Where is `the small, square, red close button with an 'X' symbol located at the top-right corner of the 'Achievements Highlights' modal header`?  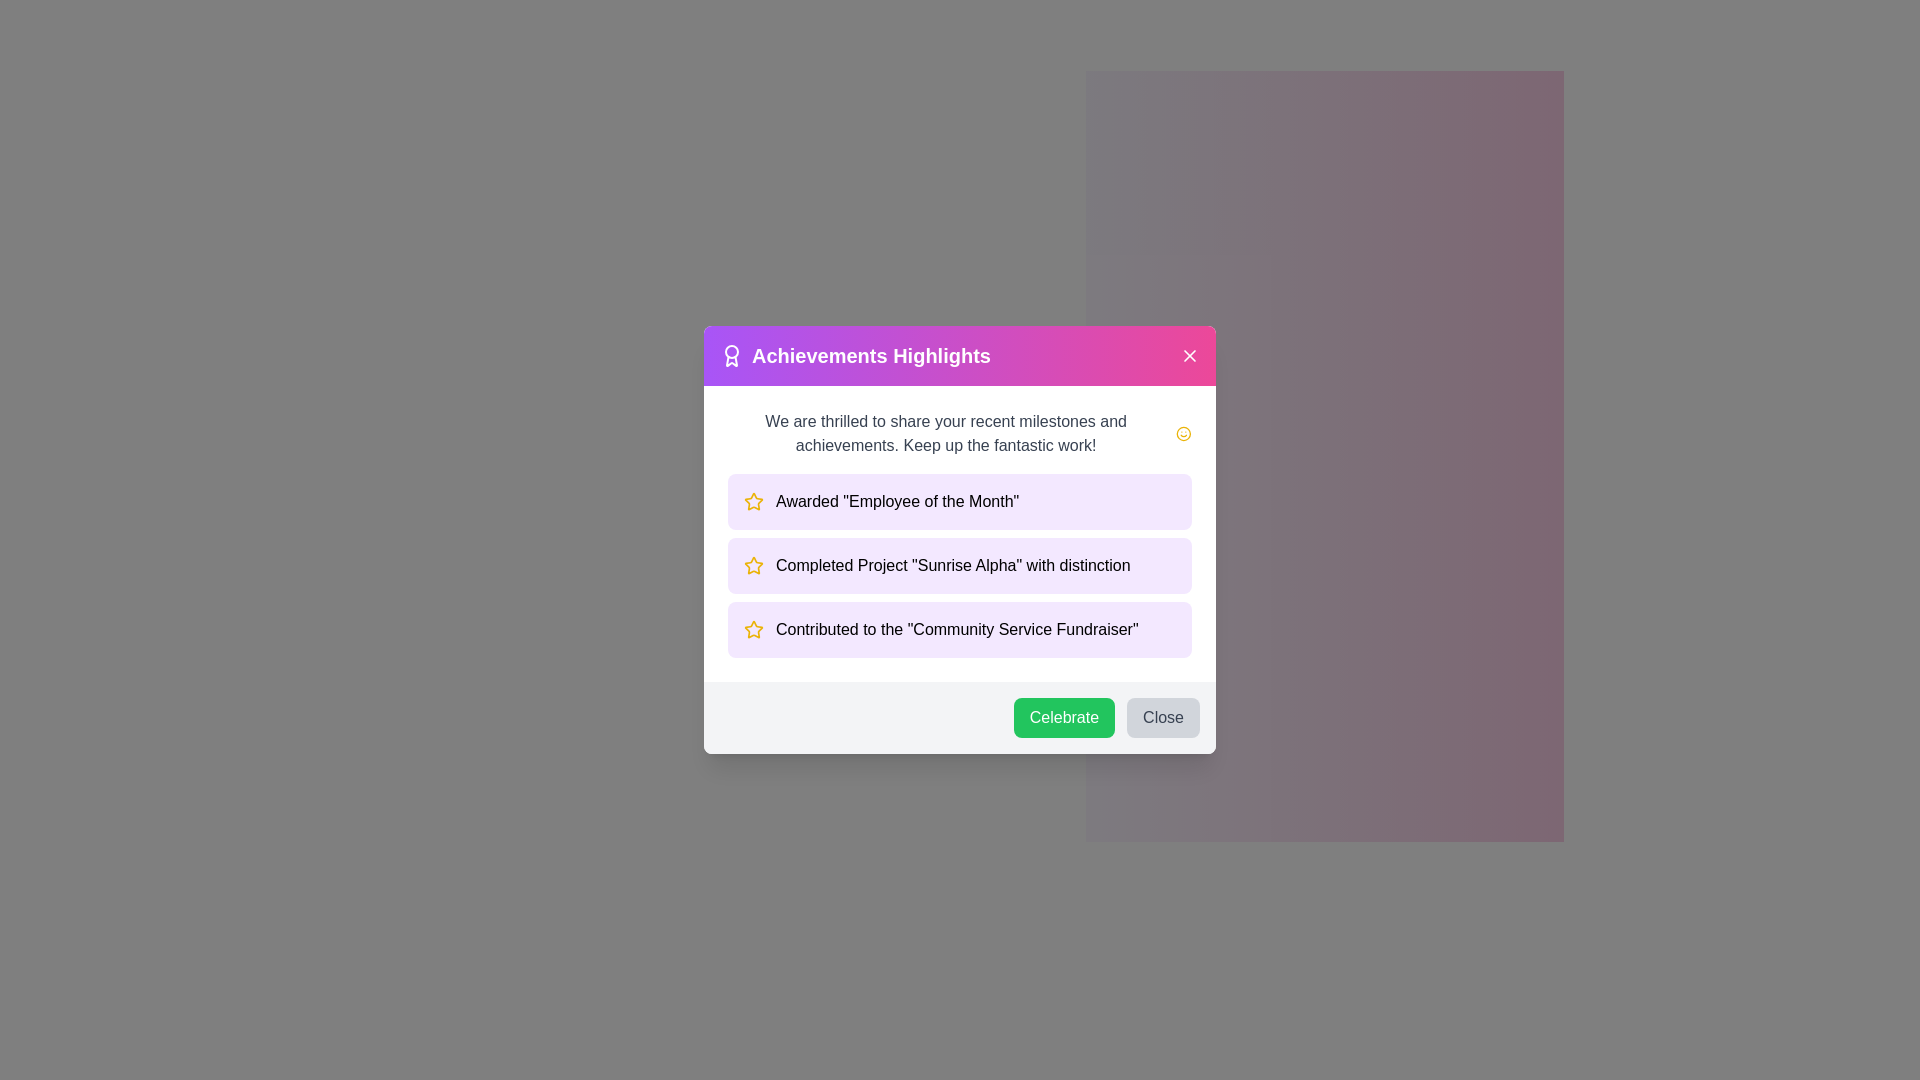 the small, square, red close button with an 'X' symbol located at the top-right corner of the 'Achievements Highlights' modal header is located at coordinates (1190, 354).